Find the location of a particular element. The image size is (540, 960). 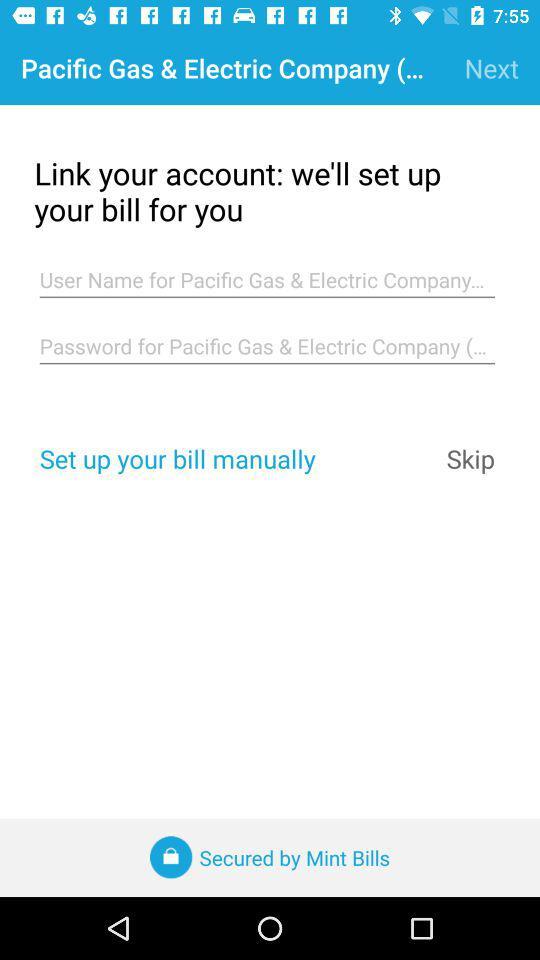

app at the top right corner is located at coordinates (490, 68).